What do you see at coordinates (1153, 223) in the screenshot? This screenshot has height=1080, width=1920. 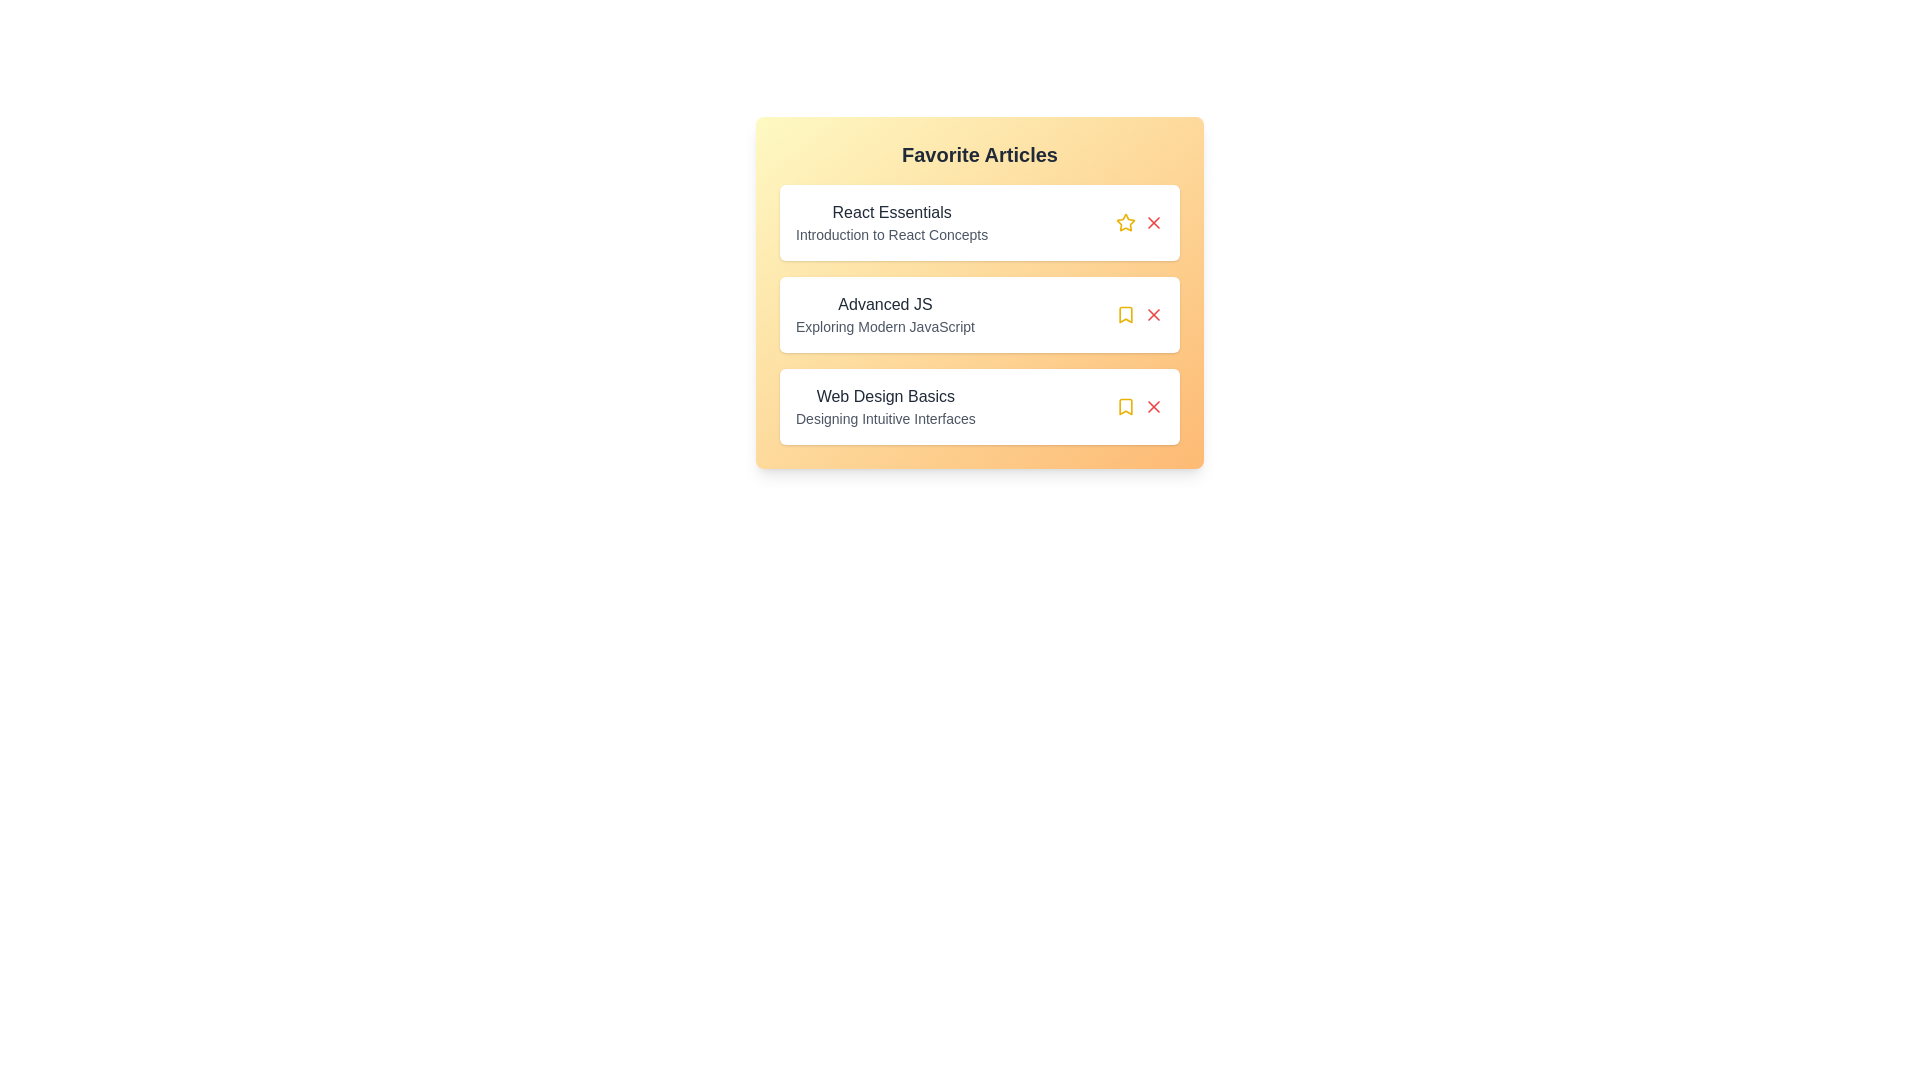 I see `the remove button for the article titled 'React Essentials'` at bounding box center [1153, 223].